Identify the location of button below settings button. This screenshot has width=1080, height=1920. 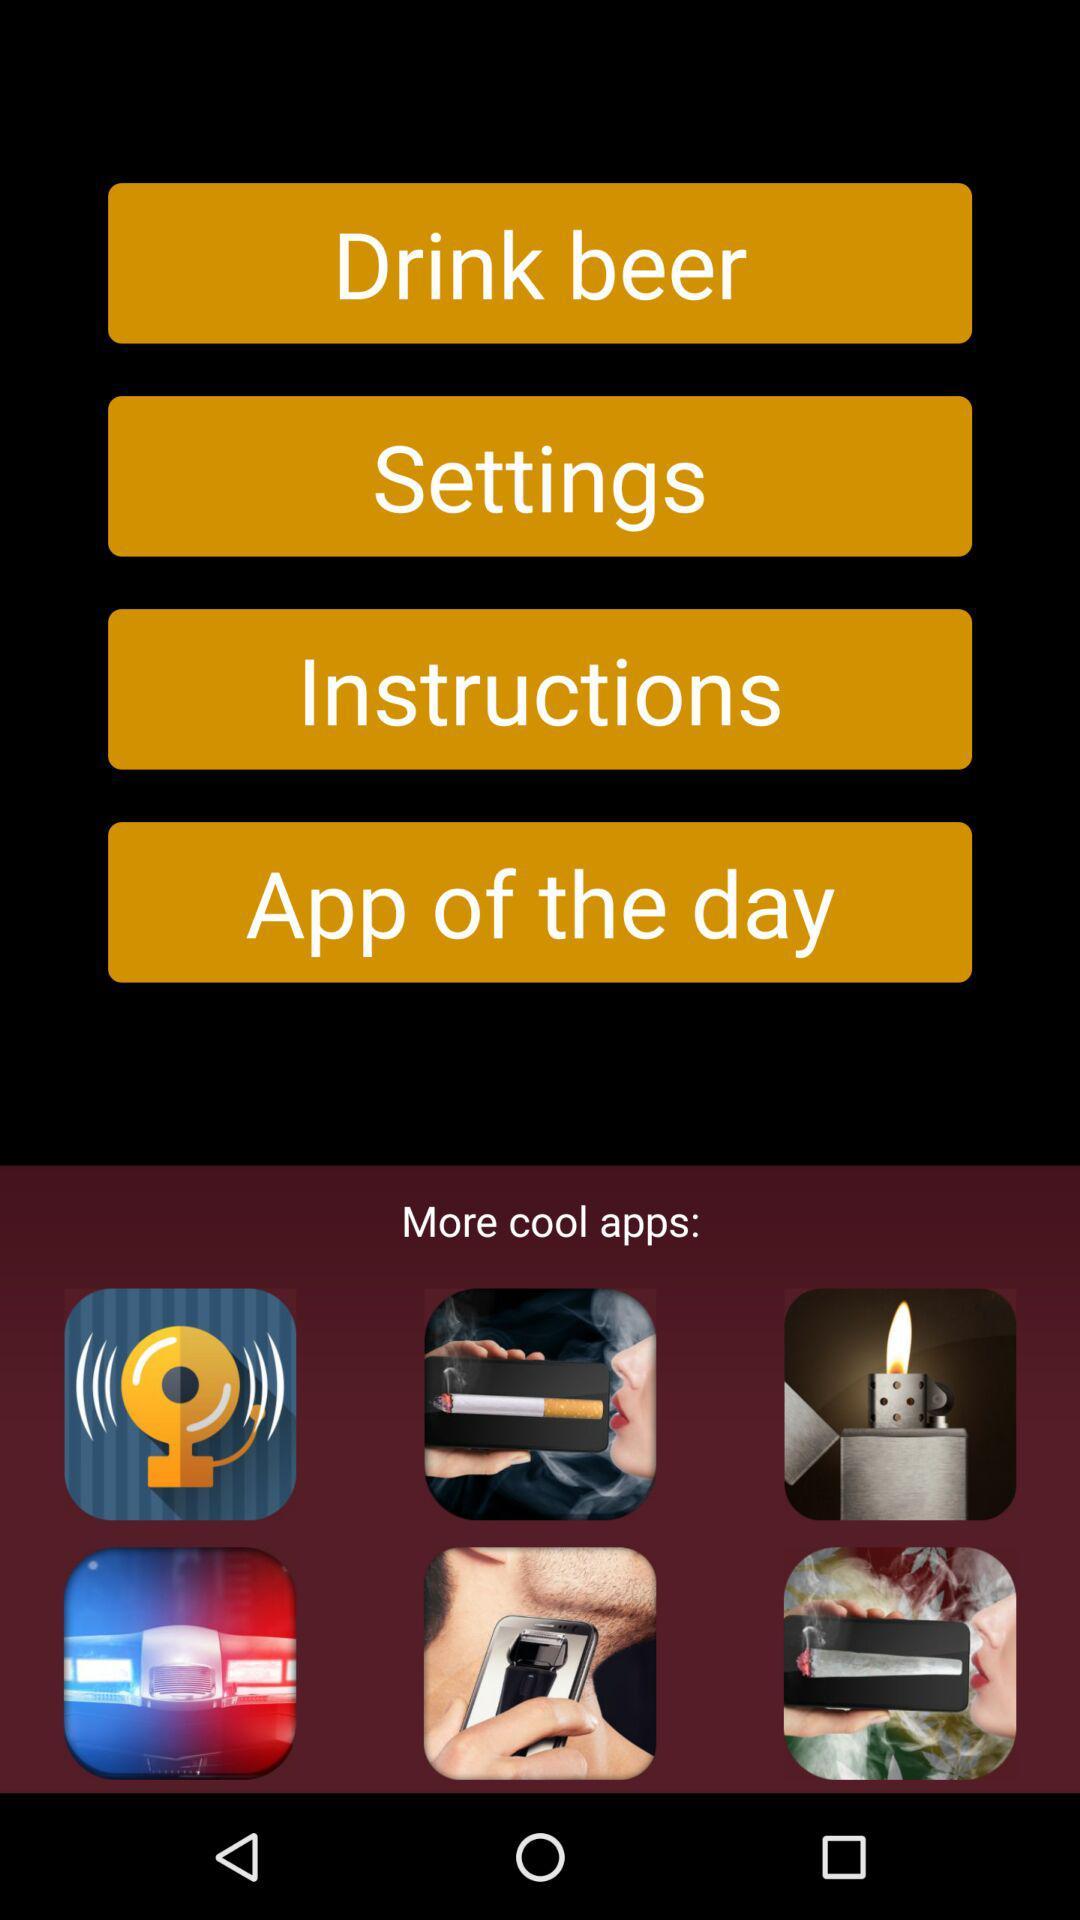
(540, 689).